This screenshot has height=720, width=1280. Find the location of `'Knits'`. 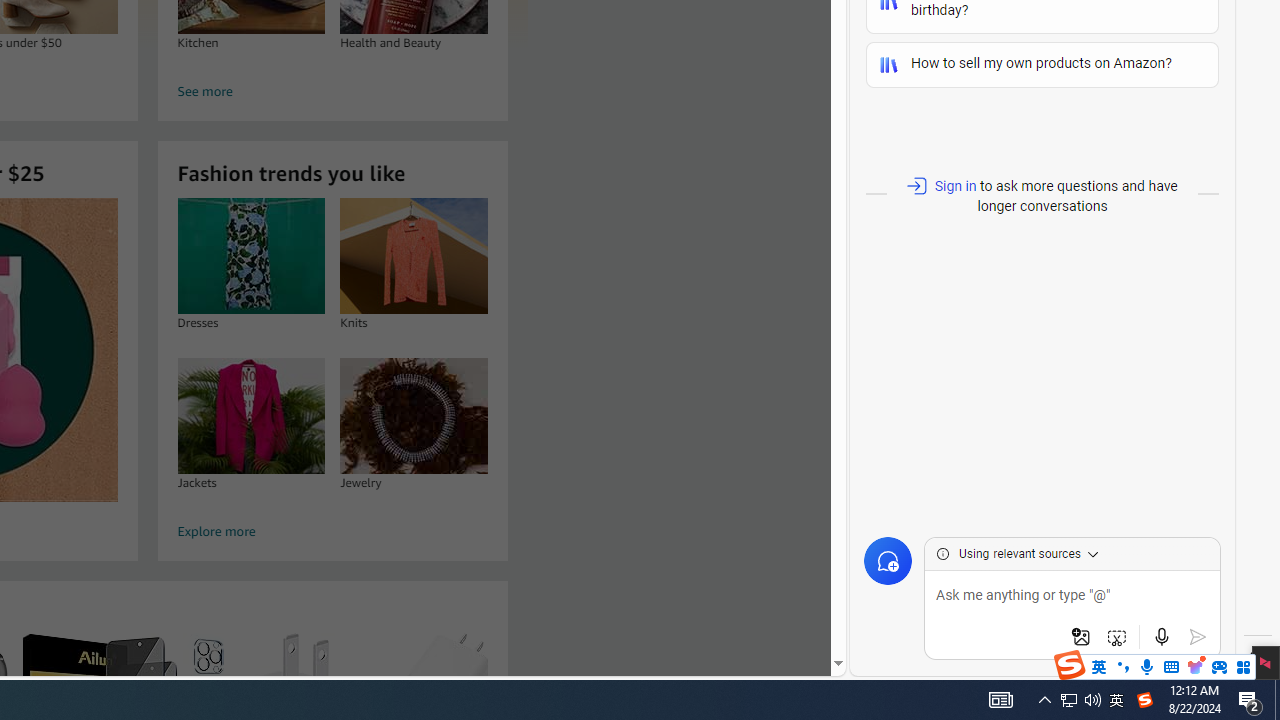

'Knits' is located at coordinates (413, 255).